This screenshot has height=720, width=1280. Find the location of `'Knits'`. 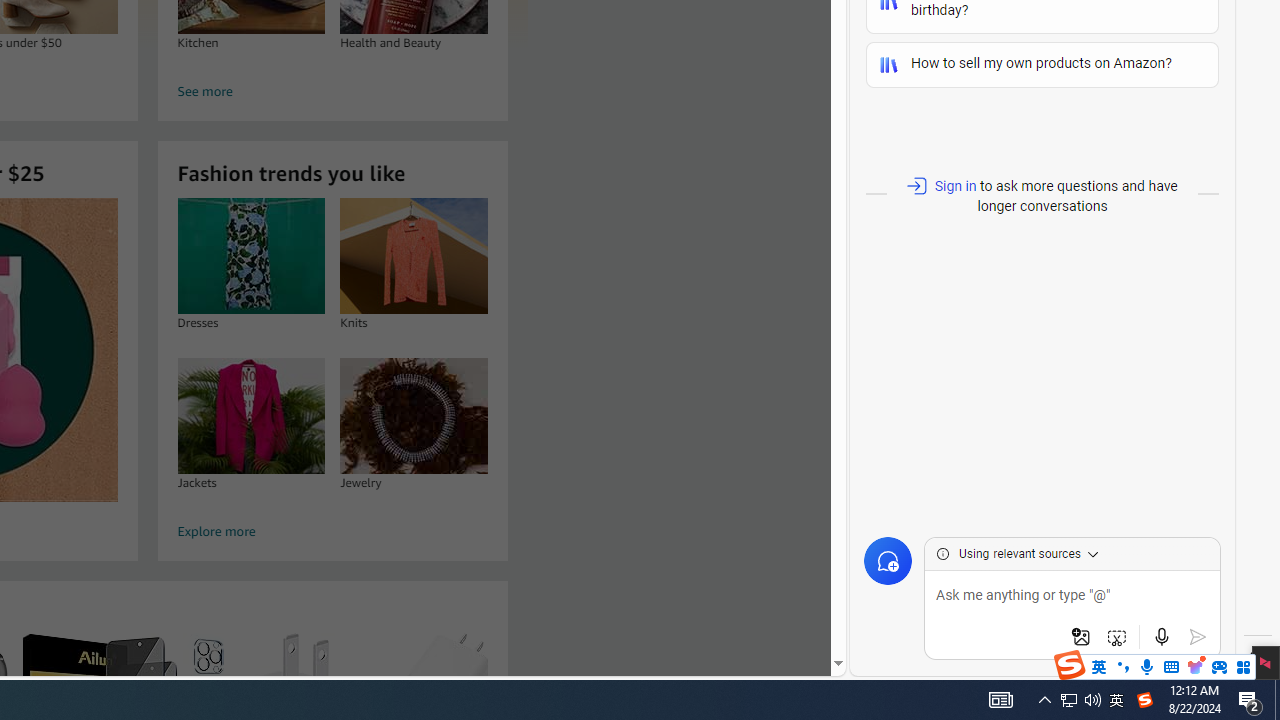

'Knits' is located at coordinates (413, 255).